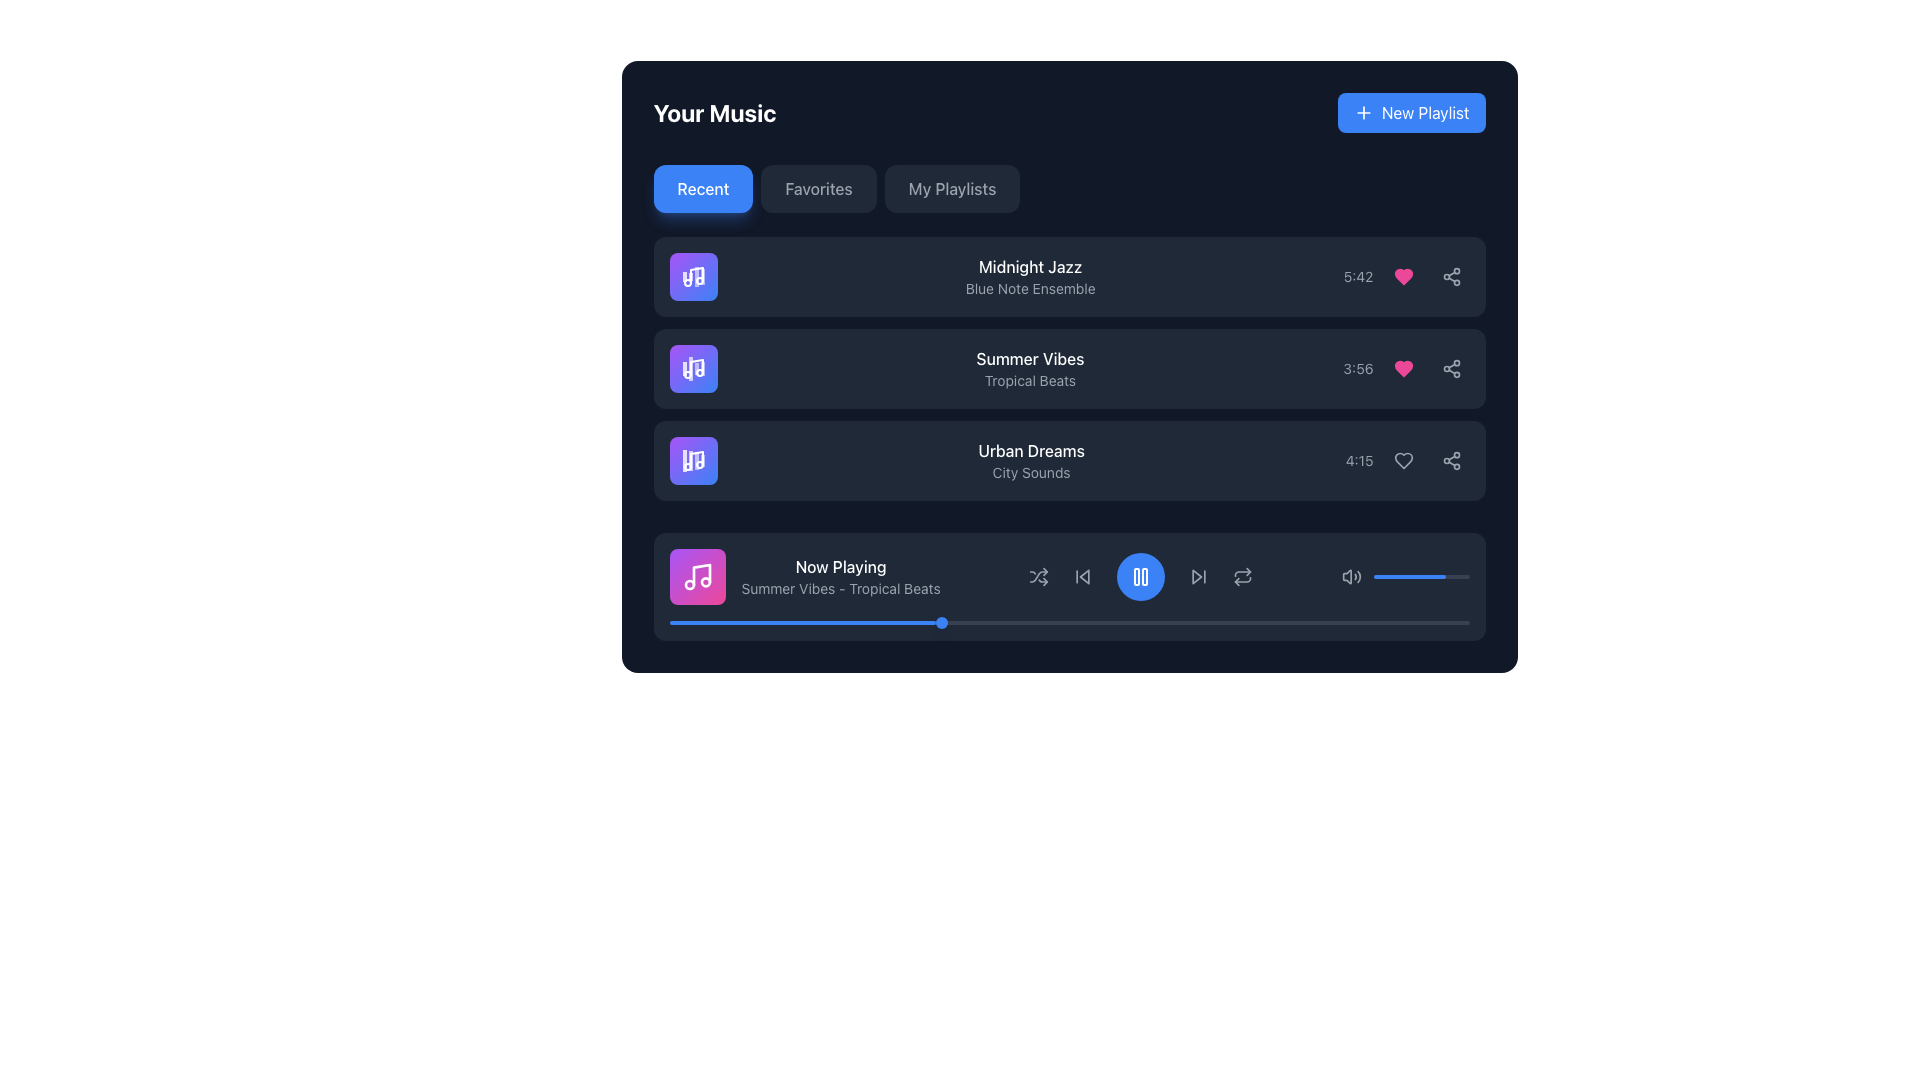 Image resolution: width=1920 pixels, height=1080 pixels. Describe the element at coordinates (1082, 577) in the screenshot. I see `the second interactive button from the left in the media controls bar to skip backward to the previous track` at that location.